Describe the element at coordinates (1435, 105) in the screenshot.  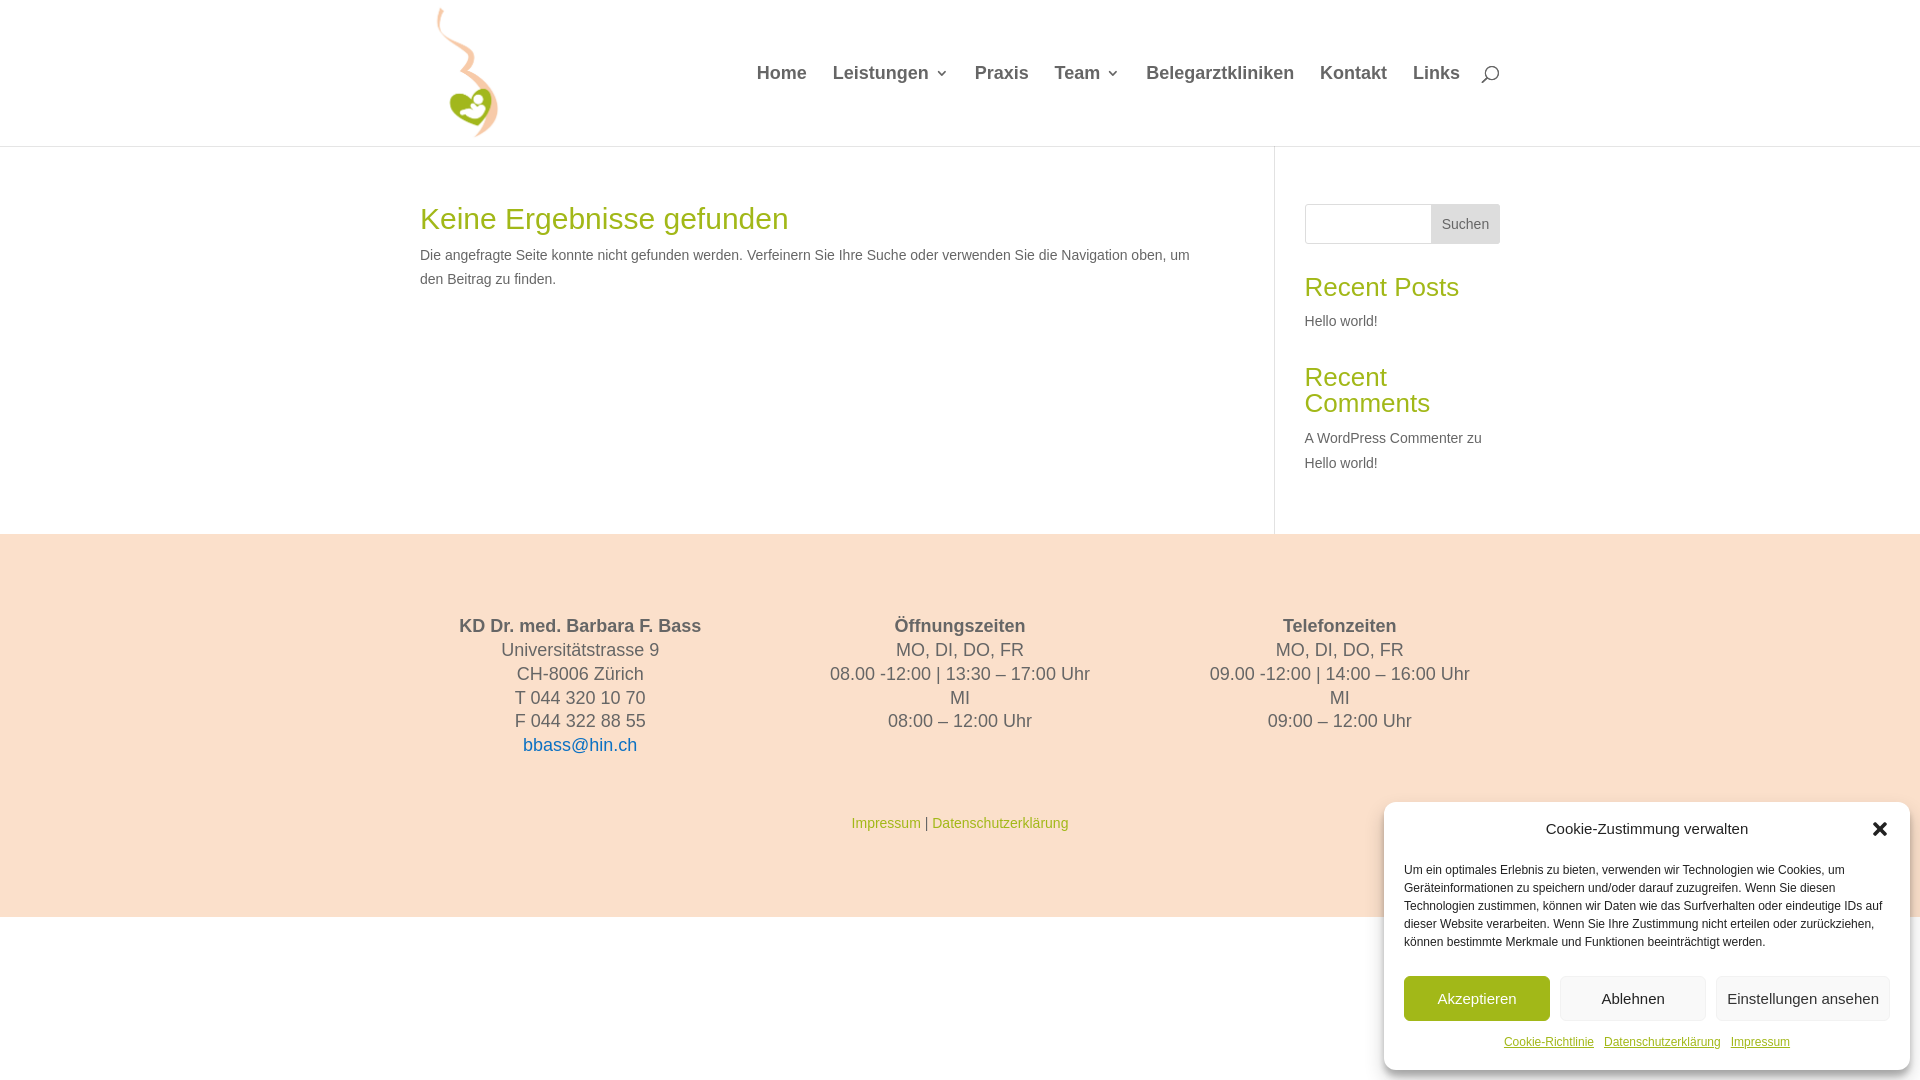
I see `'Links'` at that location.